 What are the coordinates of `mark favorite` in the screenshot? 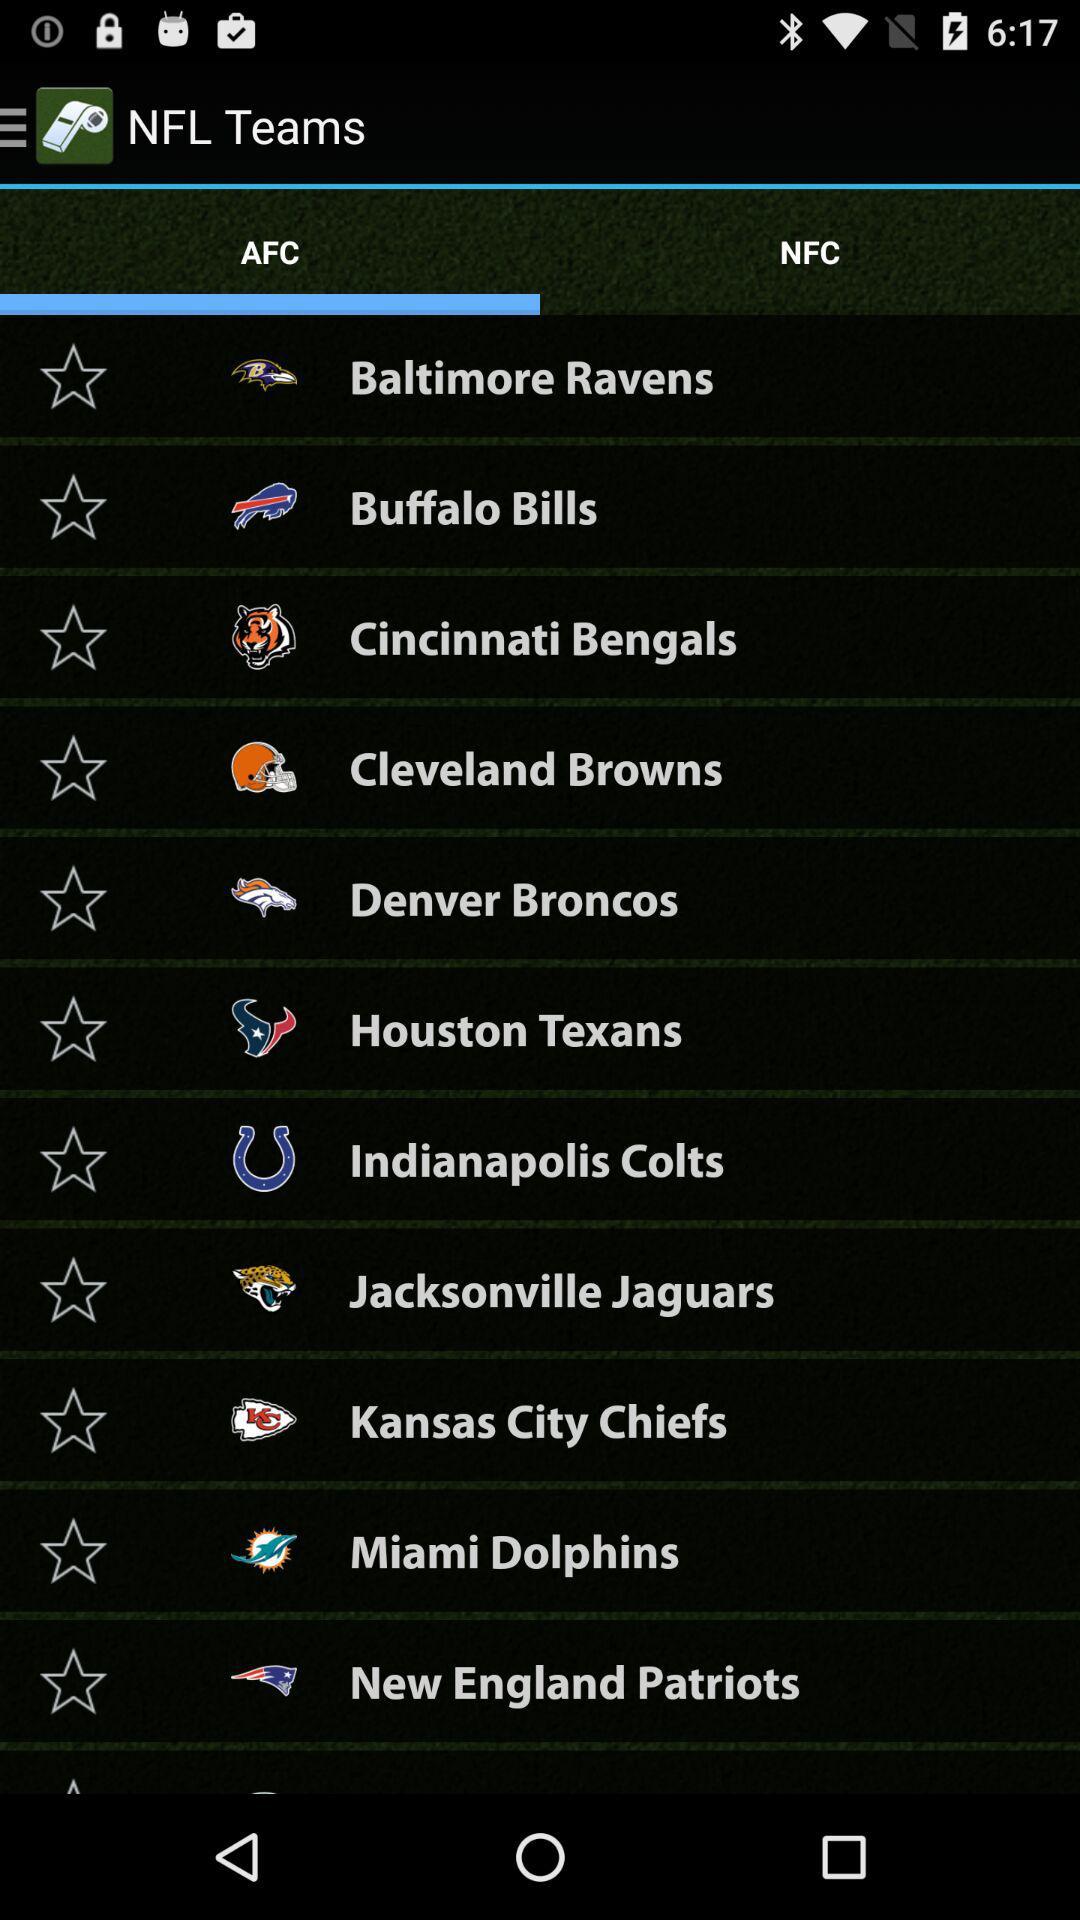 It's located at (72, 506).